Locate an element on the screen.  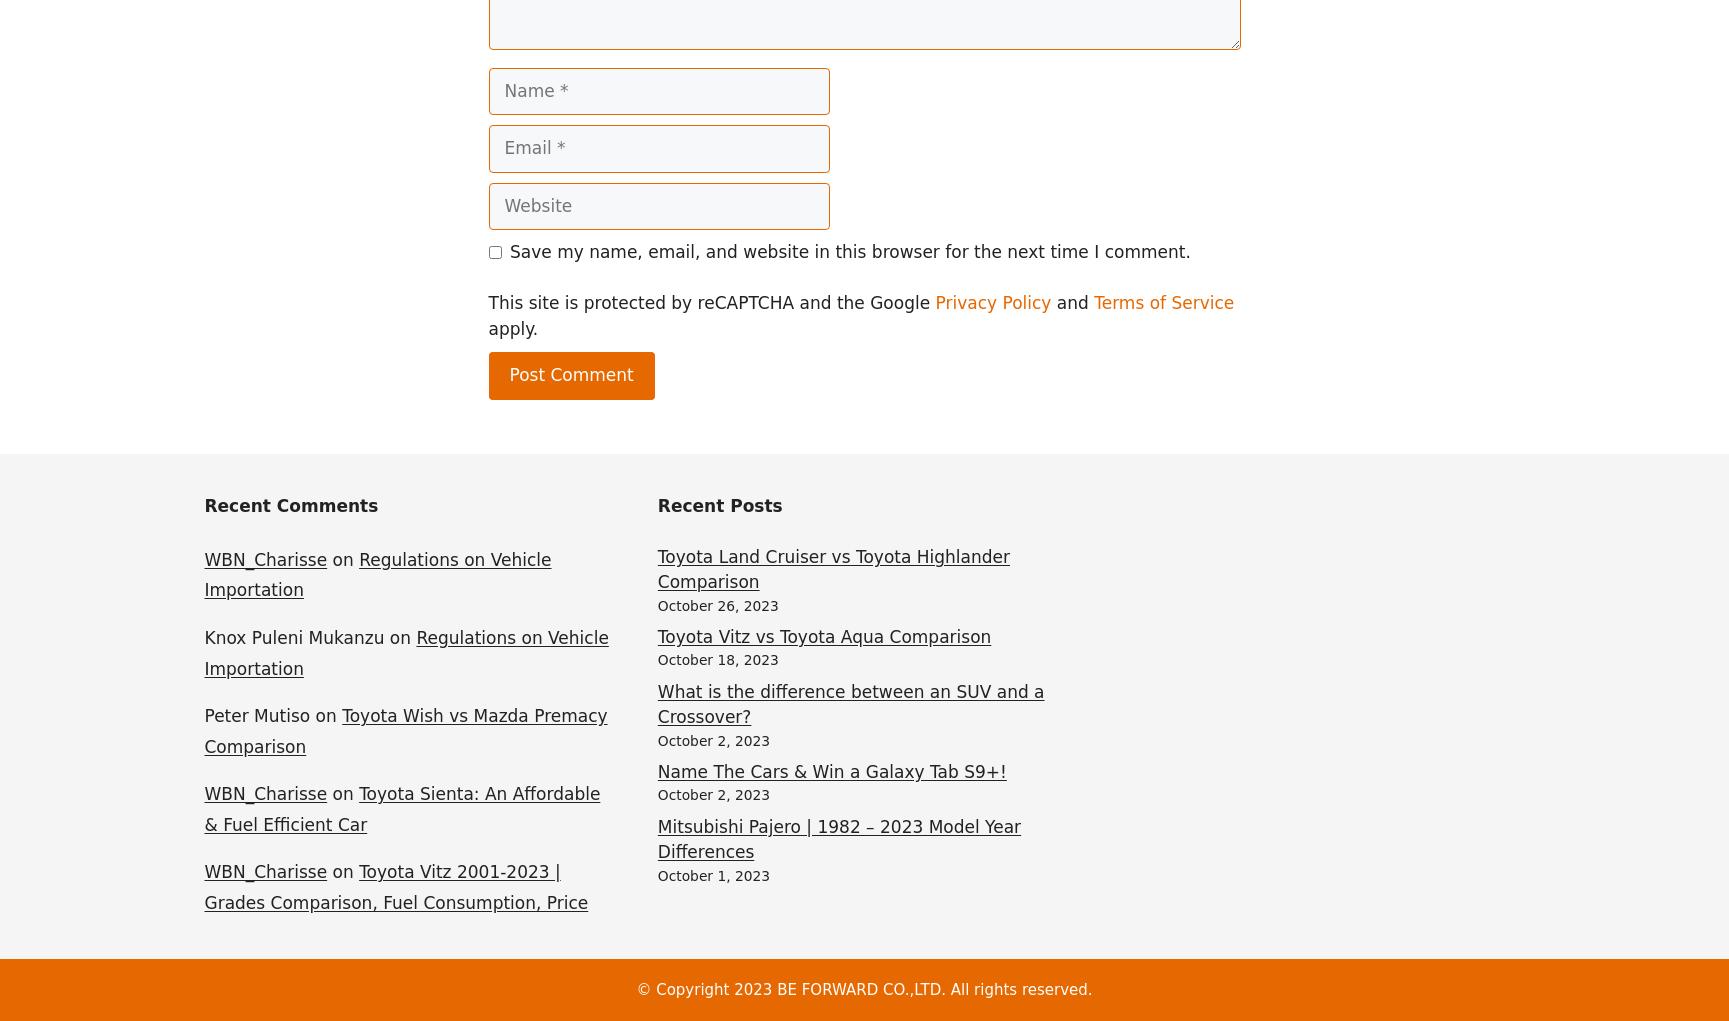
'Peter Mutiso' is located at coordinates (256, 715).